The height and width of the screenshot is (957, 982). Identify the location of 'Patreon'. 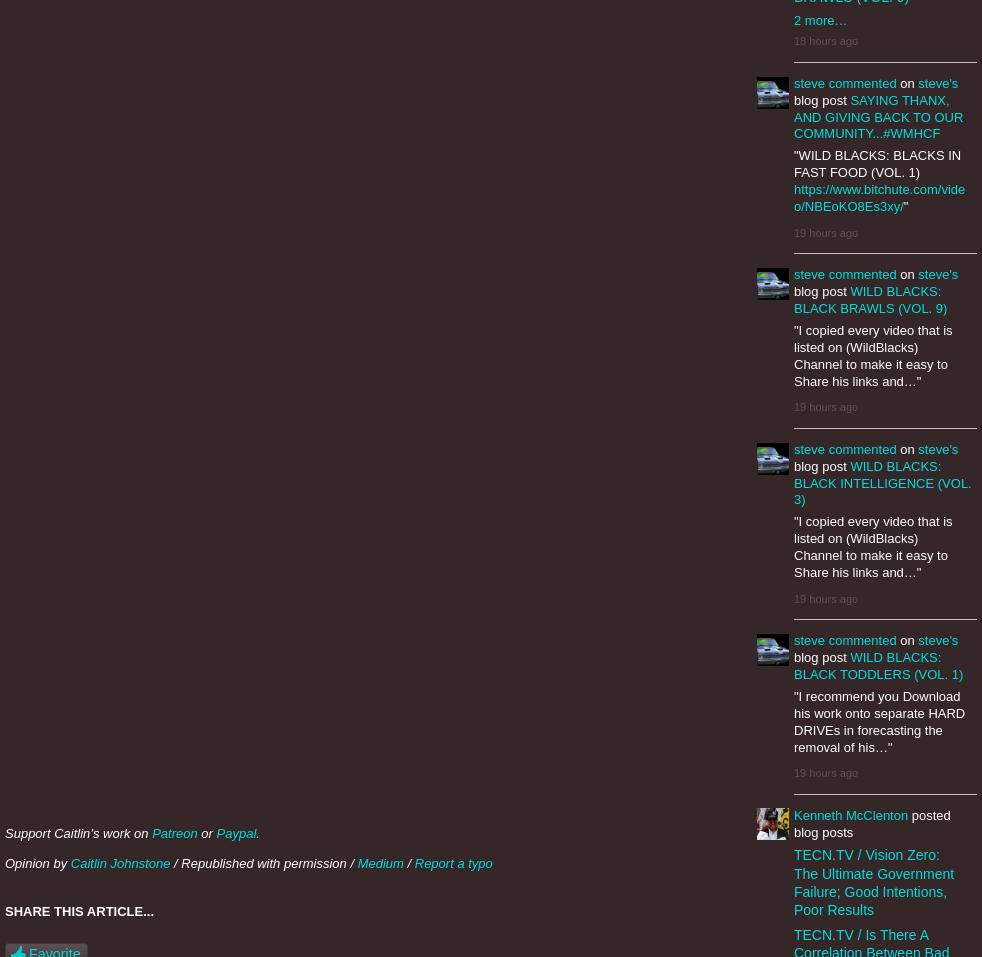
(173, 832).